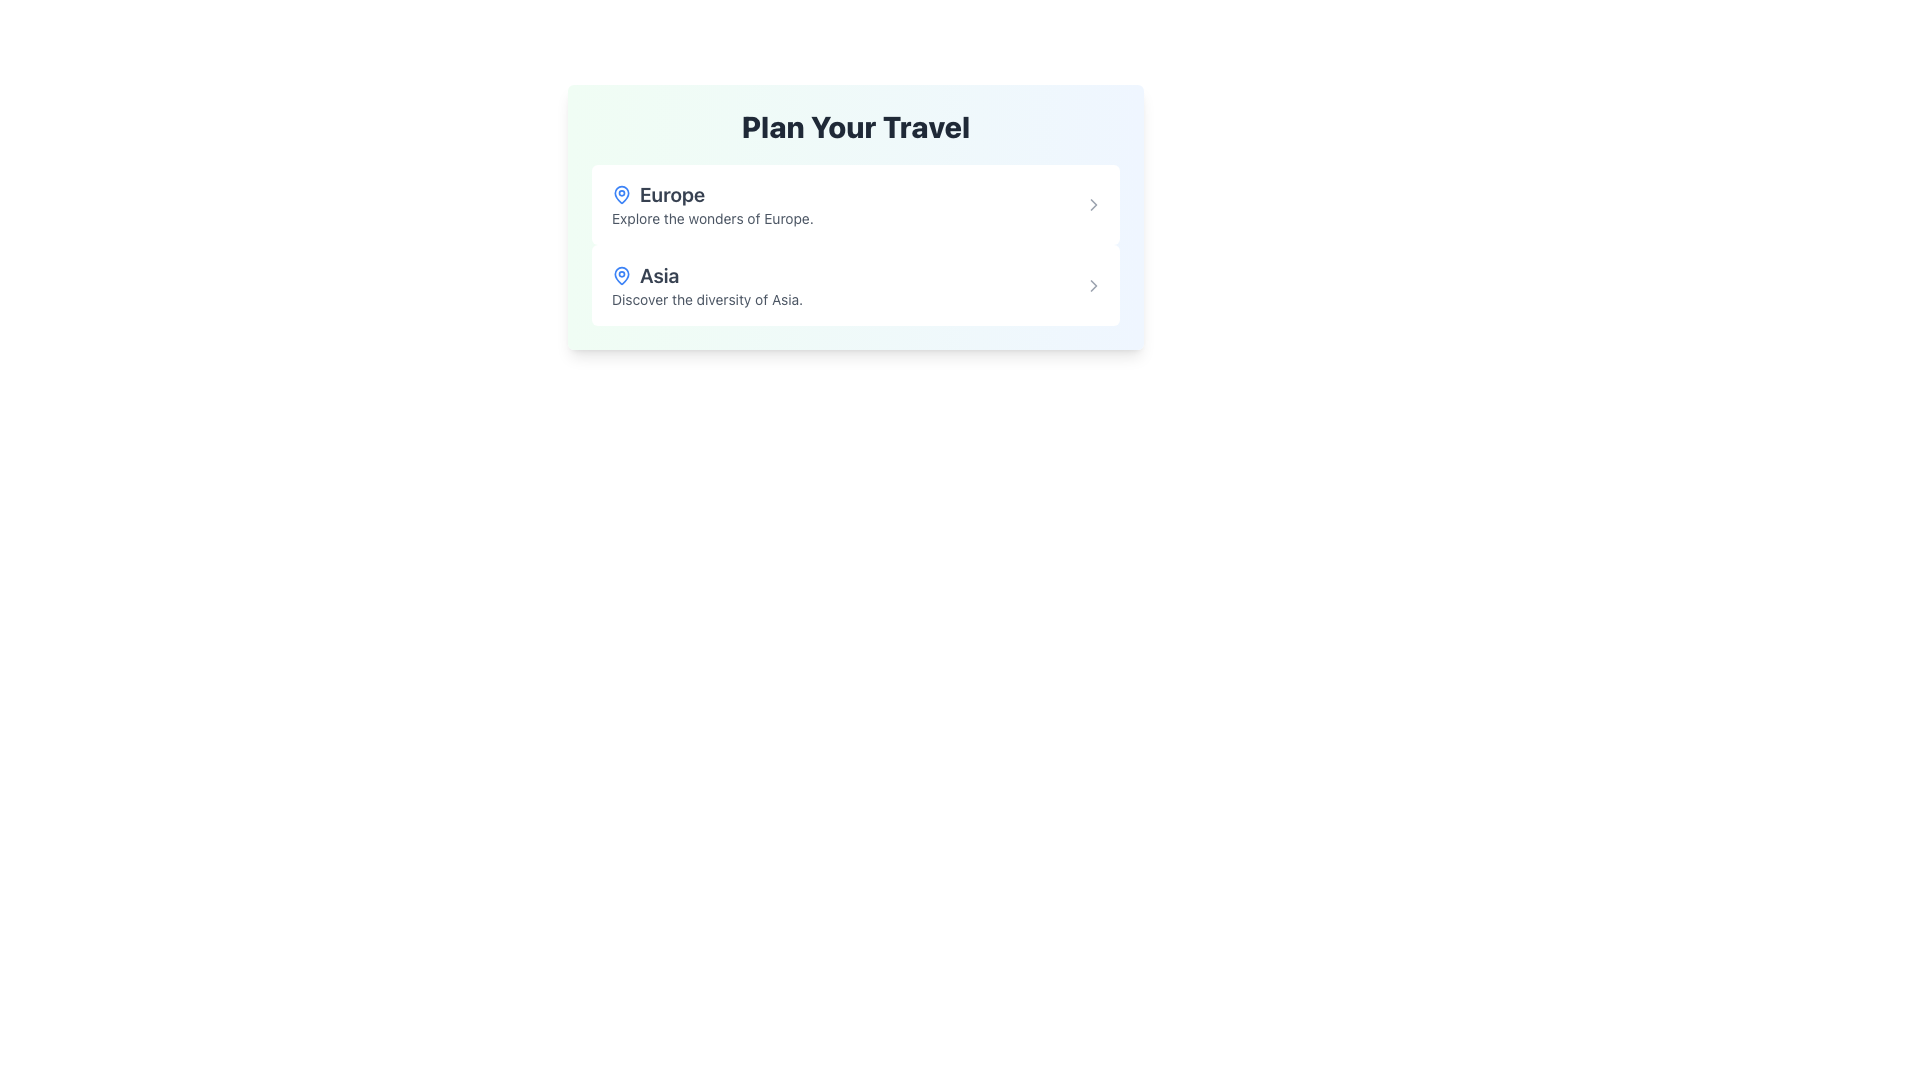 The image size is (1920, 1080). Describe the element at coordinates (1093, 204) in the screenshot. I see `the chevron arrow icon located to the right of the 'Europe' option` at that location.